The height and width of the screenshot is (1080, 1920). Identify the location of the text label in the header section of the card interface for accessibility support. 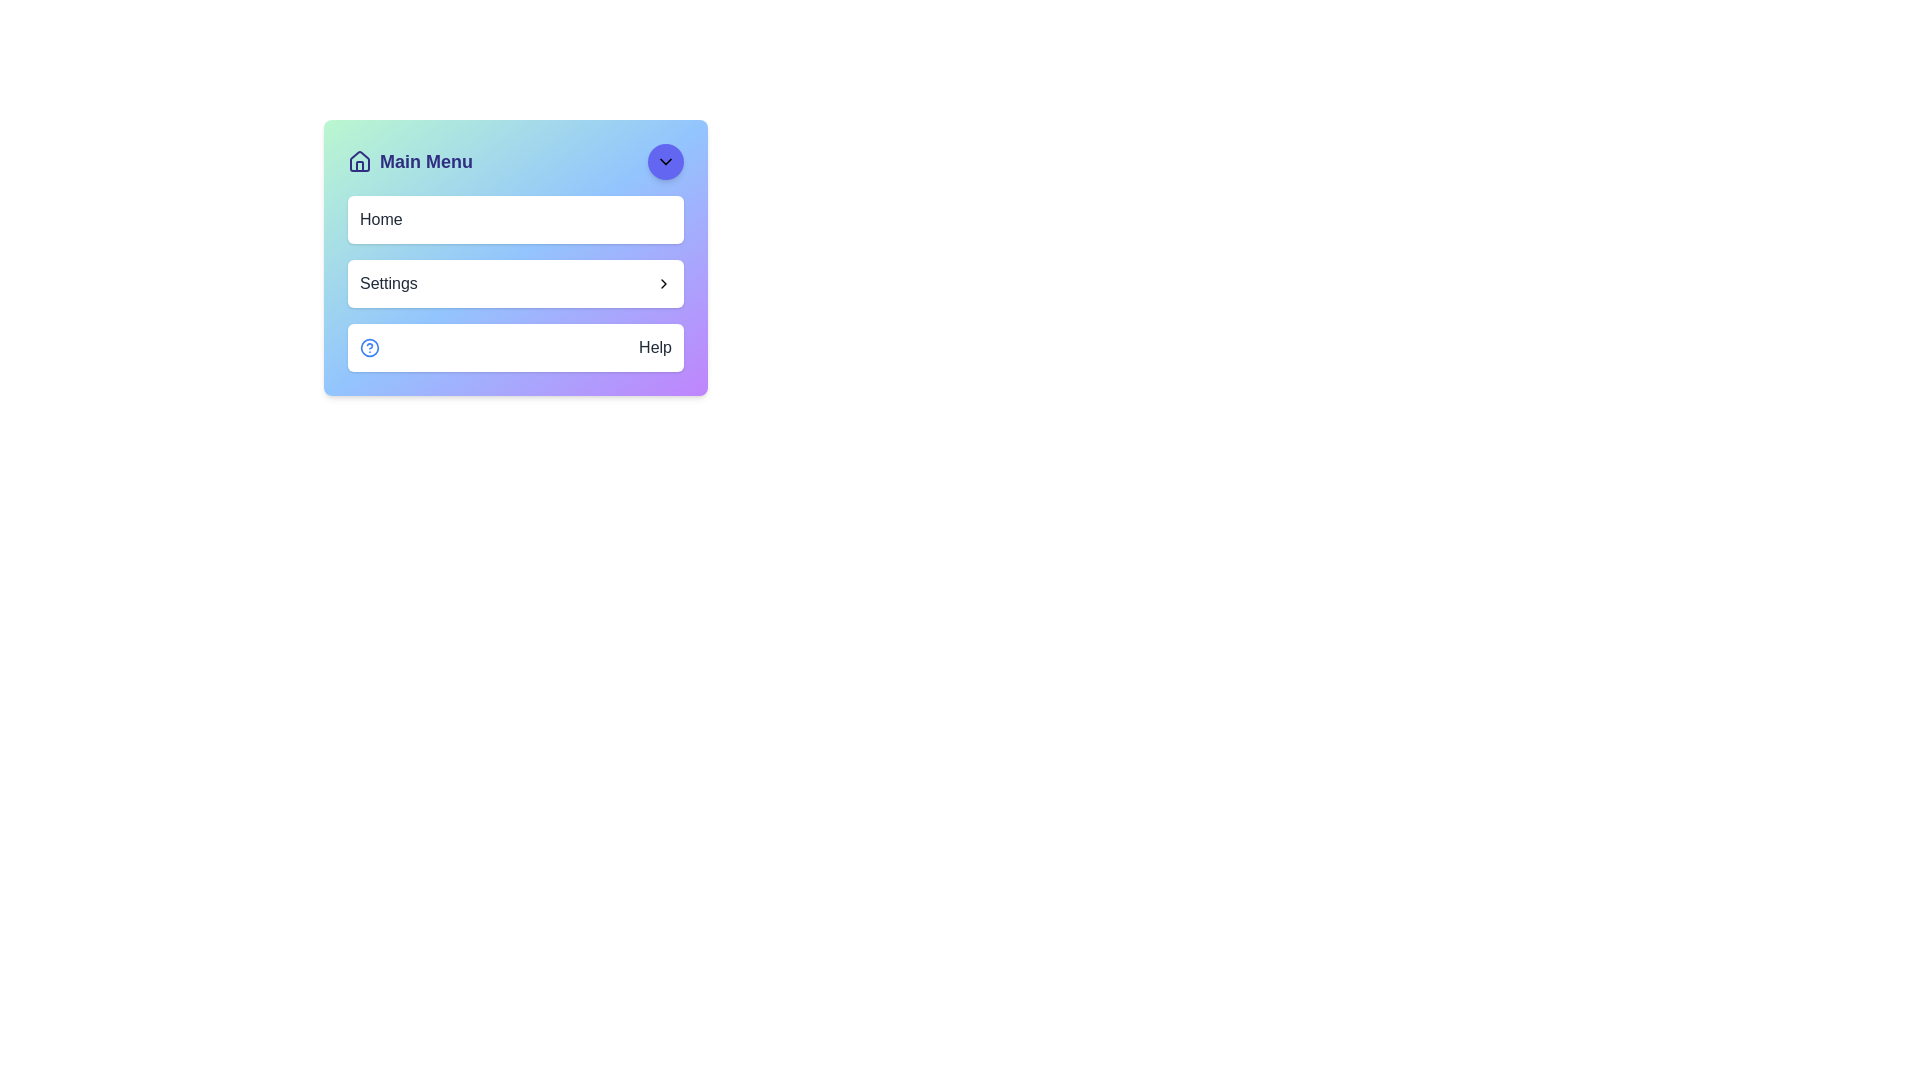
(409, 161).